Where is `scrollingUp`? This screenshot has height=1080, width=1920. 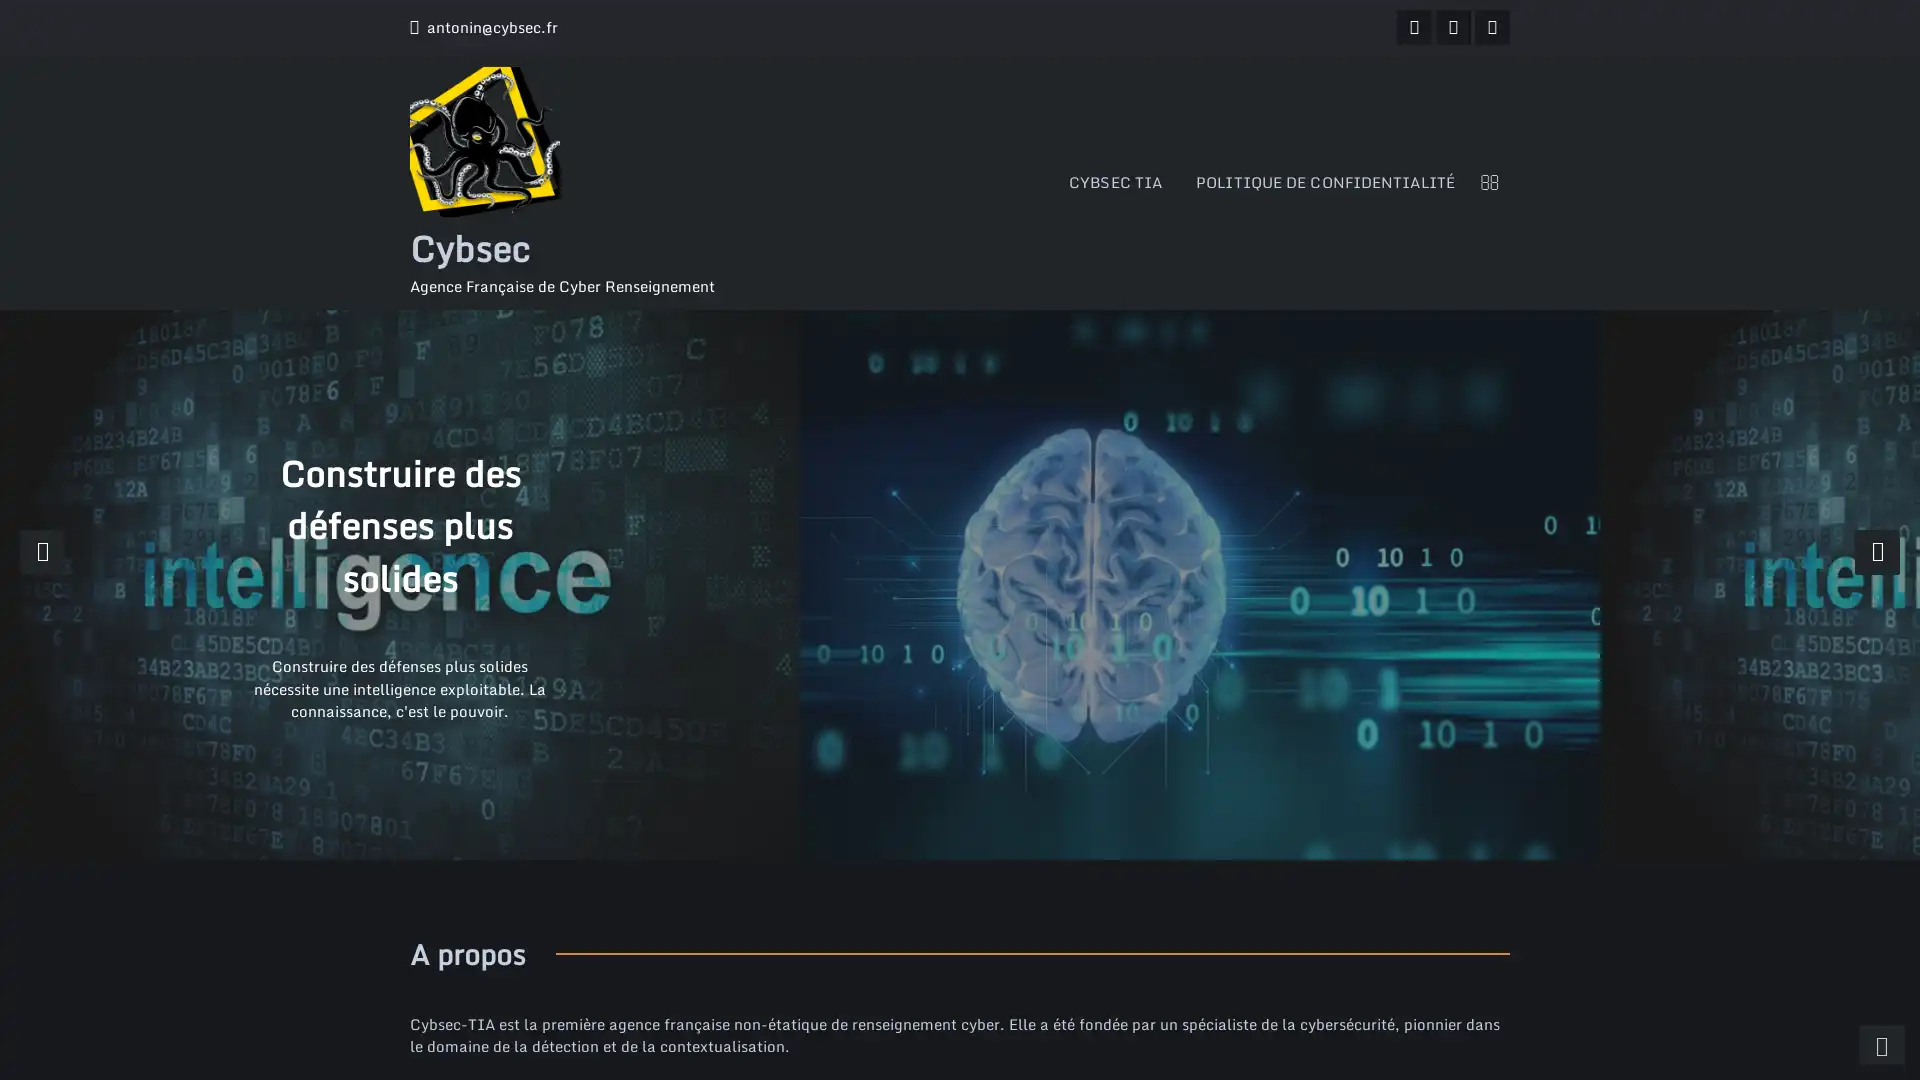
scrollingUp is located at coordinates (1880, 1044).